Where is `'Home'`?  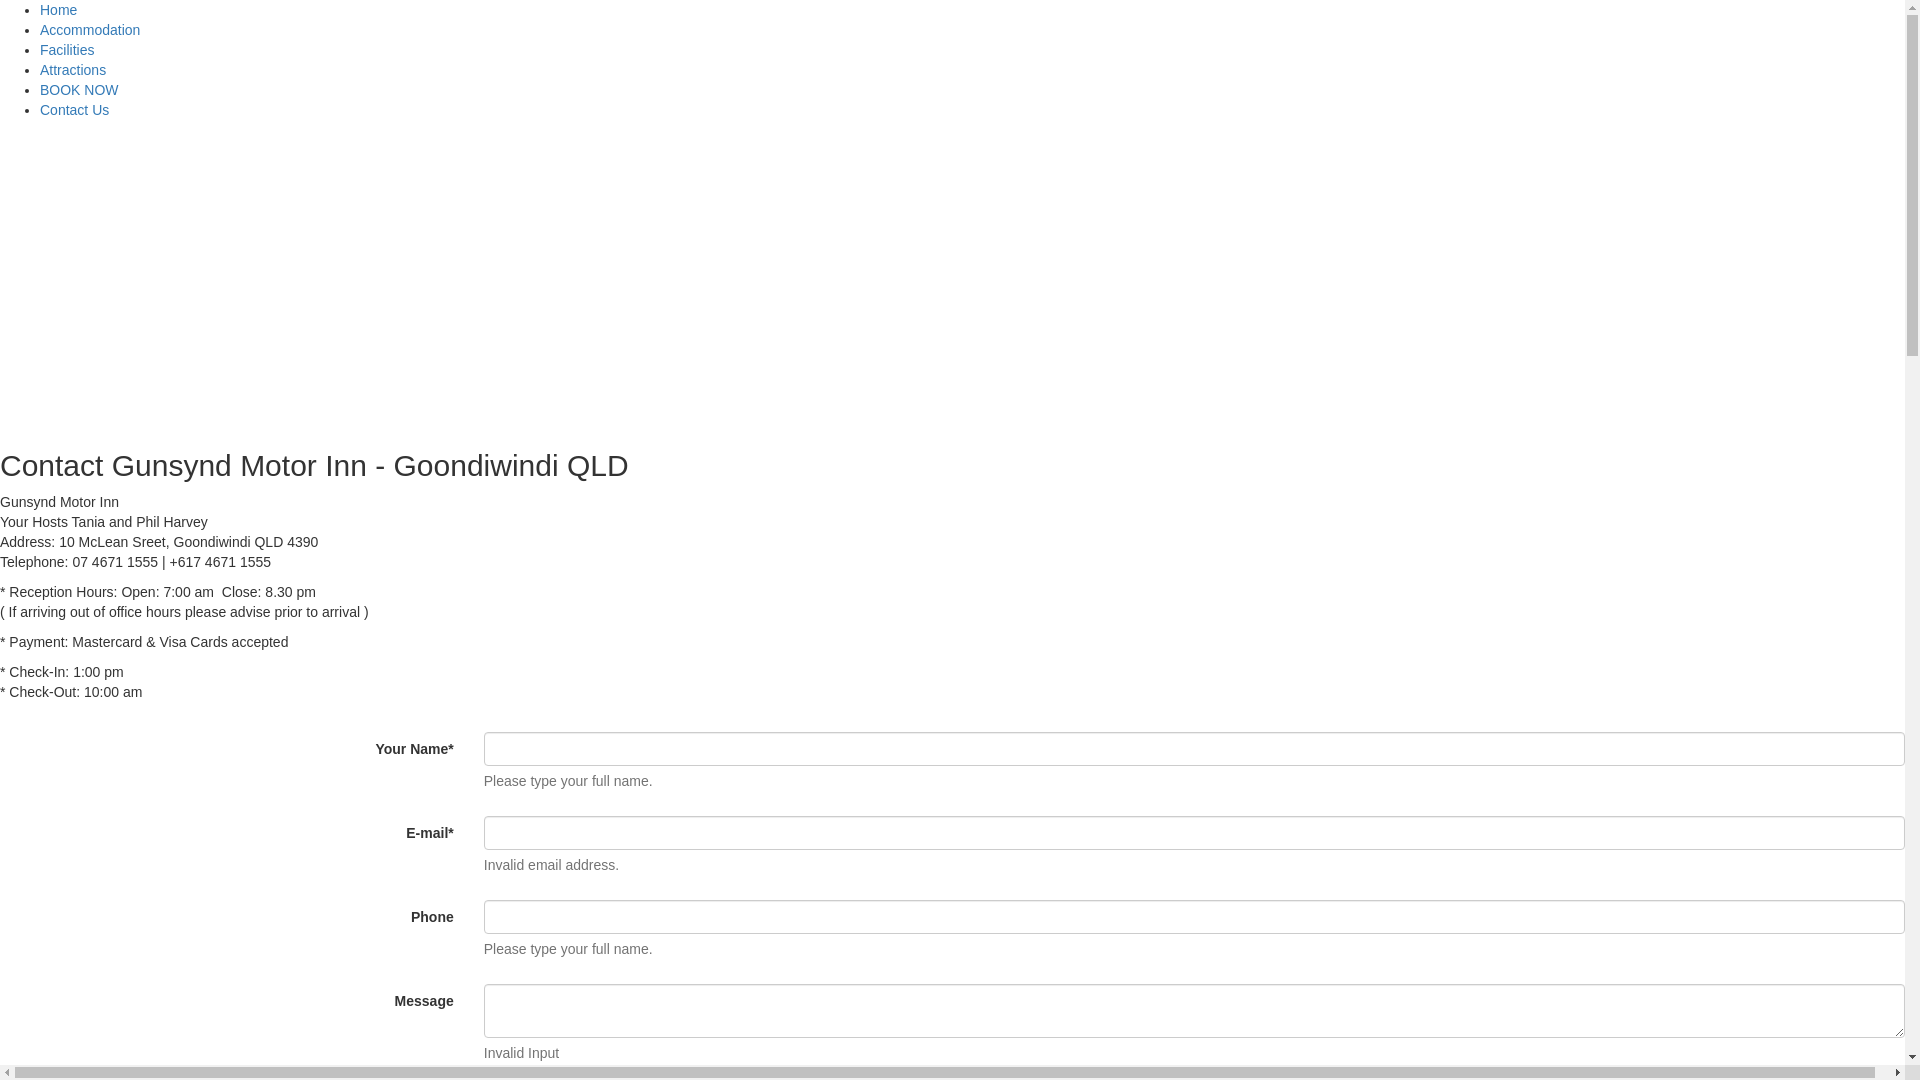 'Home' is located at coordinates (39, 10).